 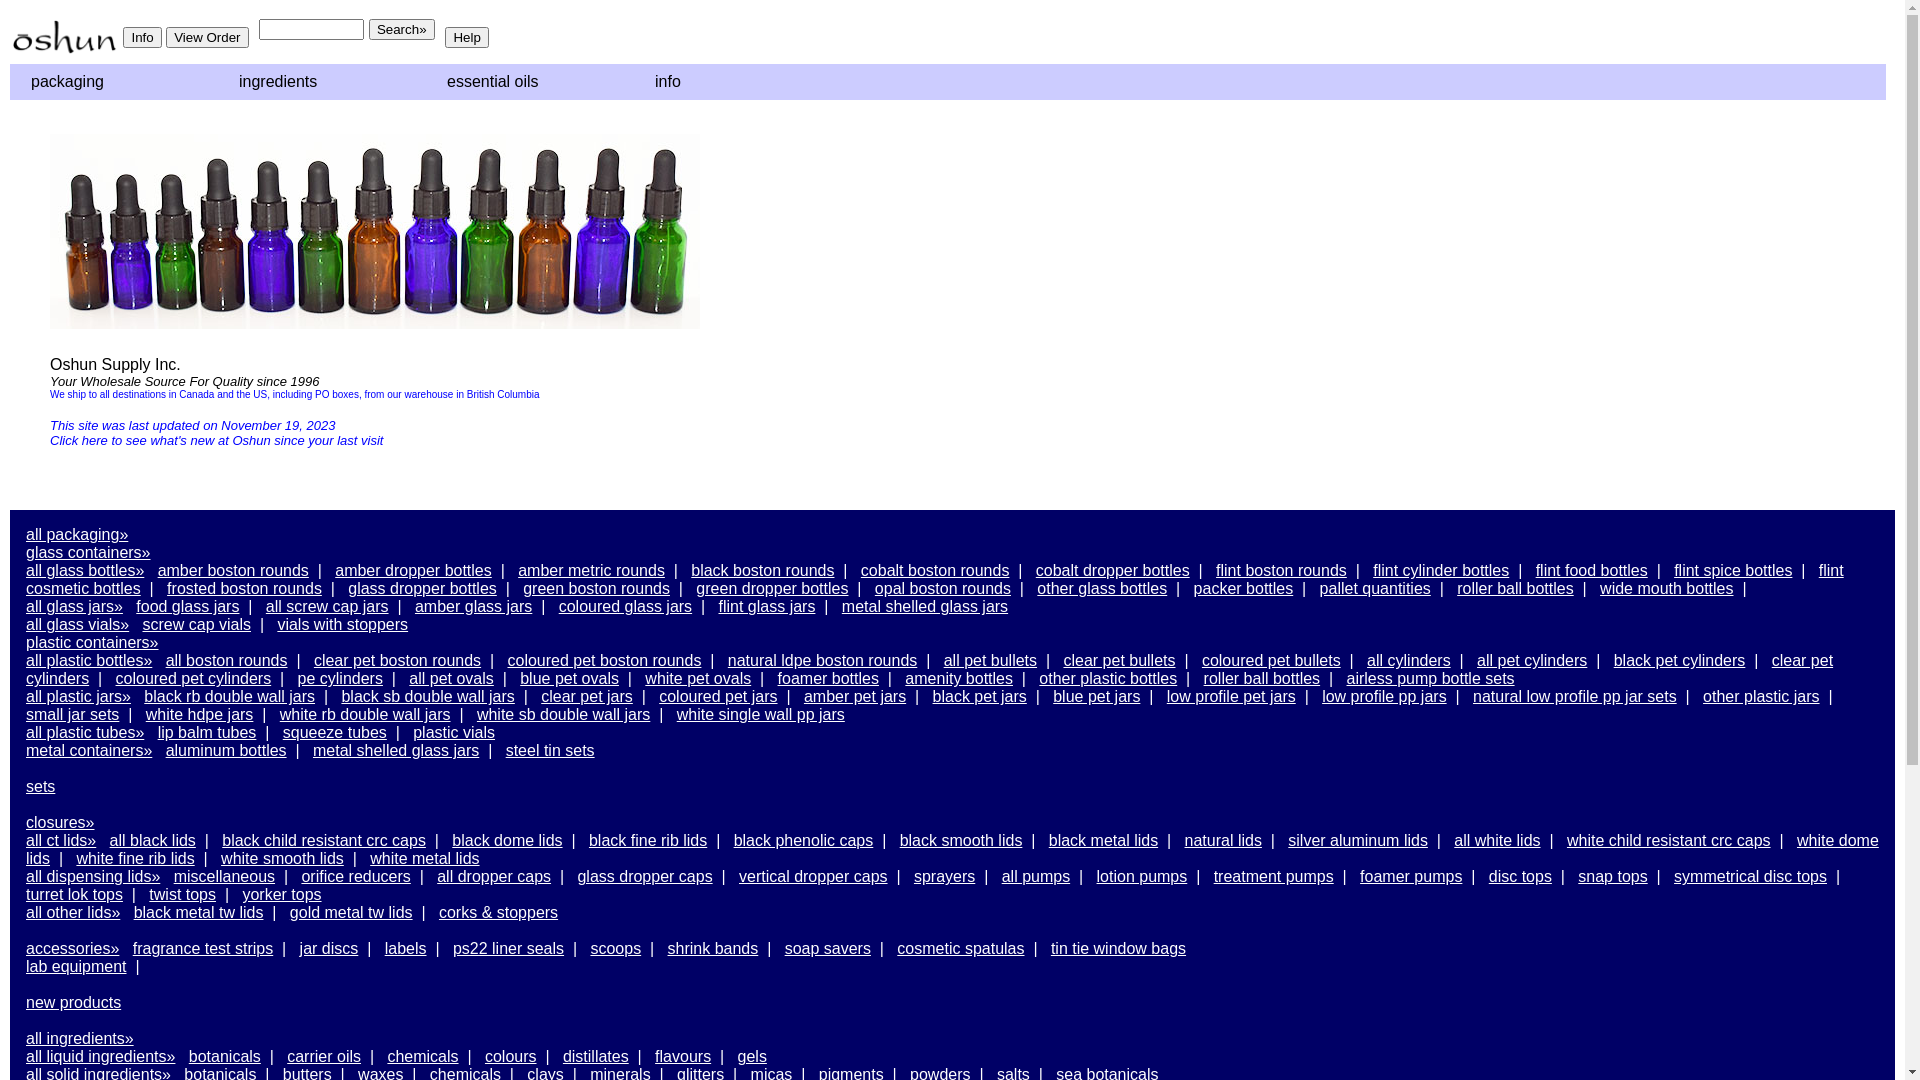 I want to click on 'opal boston rounds', so click(x=941, y=587).